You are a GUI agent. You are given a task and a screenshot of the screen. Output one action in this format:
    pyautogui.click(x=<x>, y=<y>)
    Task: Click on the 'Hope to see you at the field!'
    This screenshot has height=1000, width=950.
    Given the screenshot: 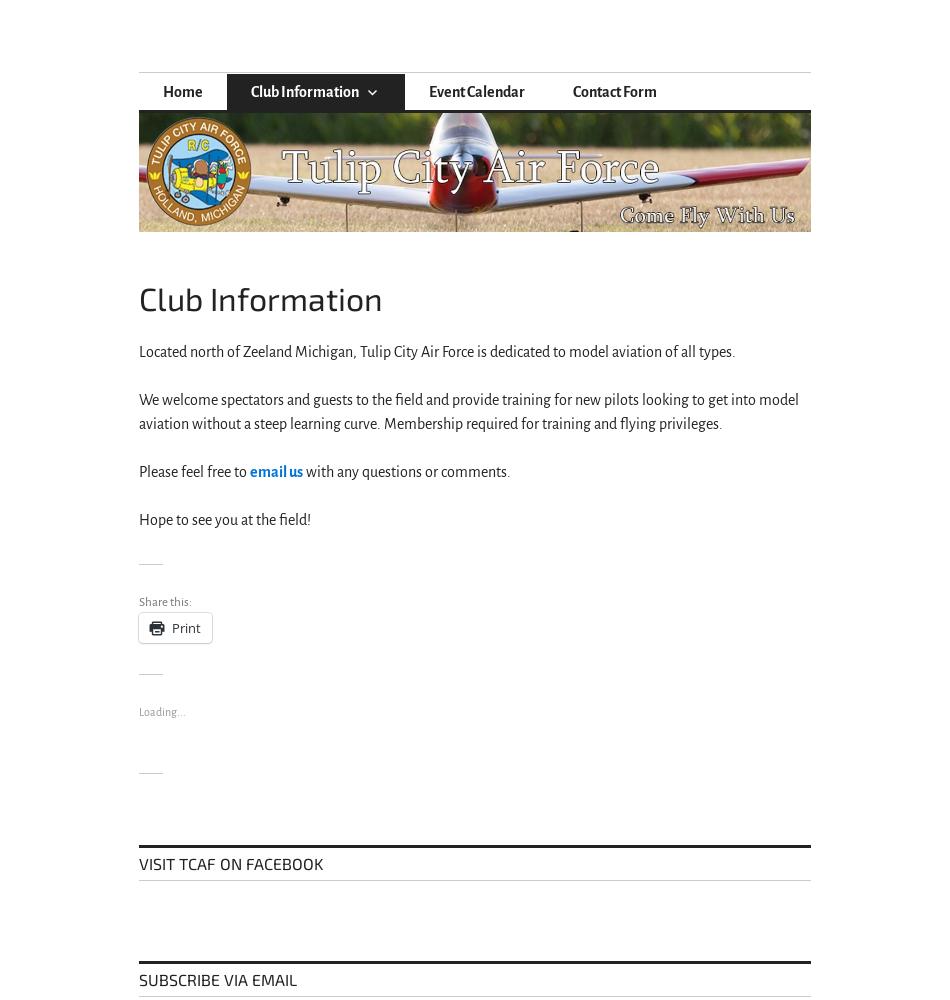 What is the action you would take?
    pyautogui.click(x=138, y=520)
    